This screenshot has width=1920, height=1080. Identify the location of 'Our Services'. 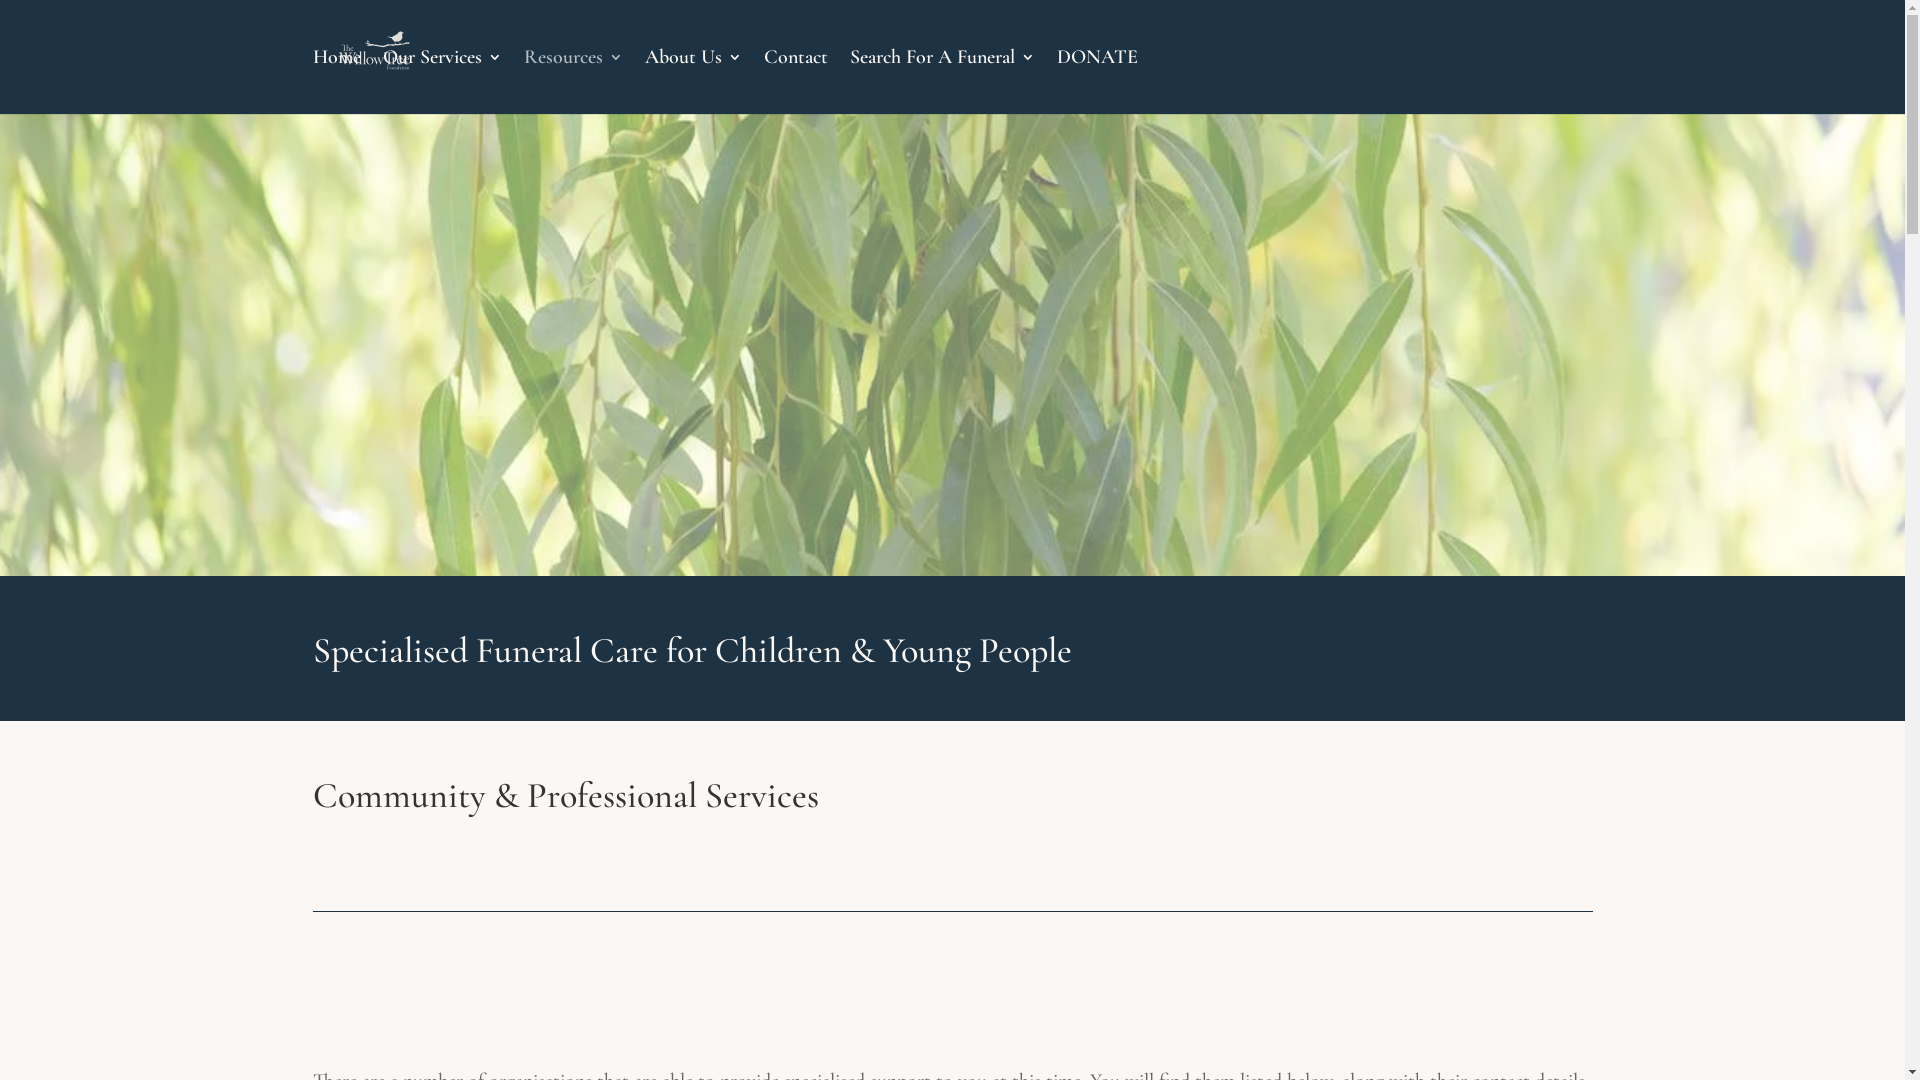
(440, 80).